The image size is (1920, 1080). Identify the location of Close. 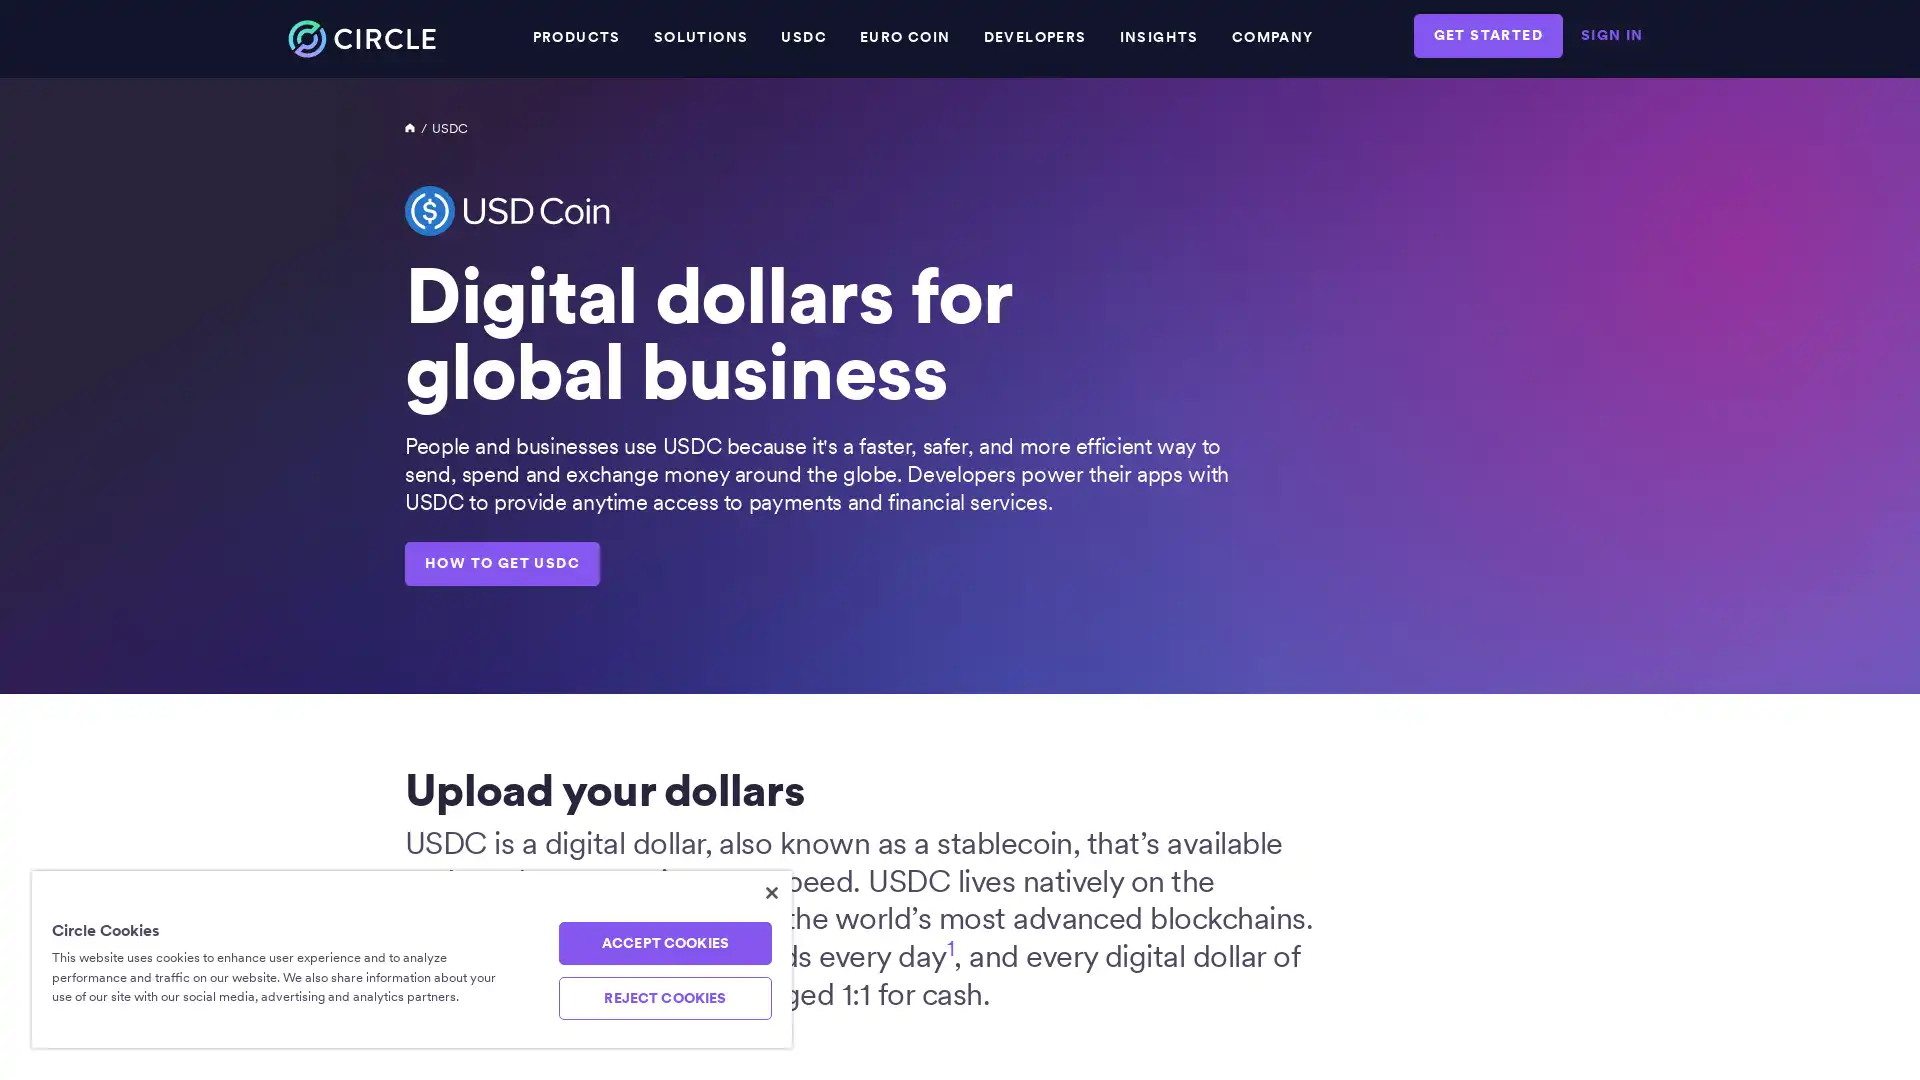
(771, 892).